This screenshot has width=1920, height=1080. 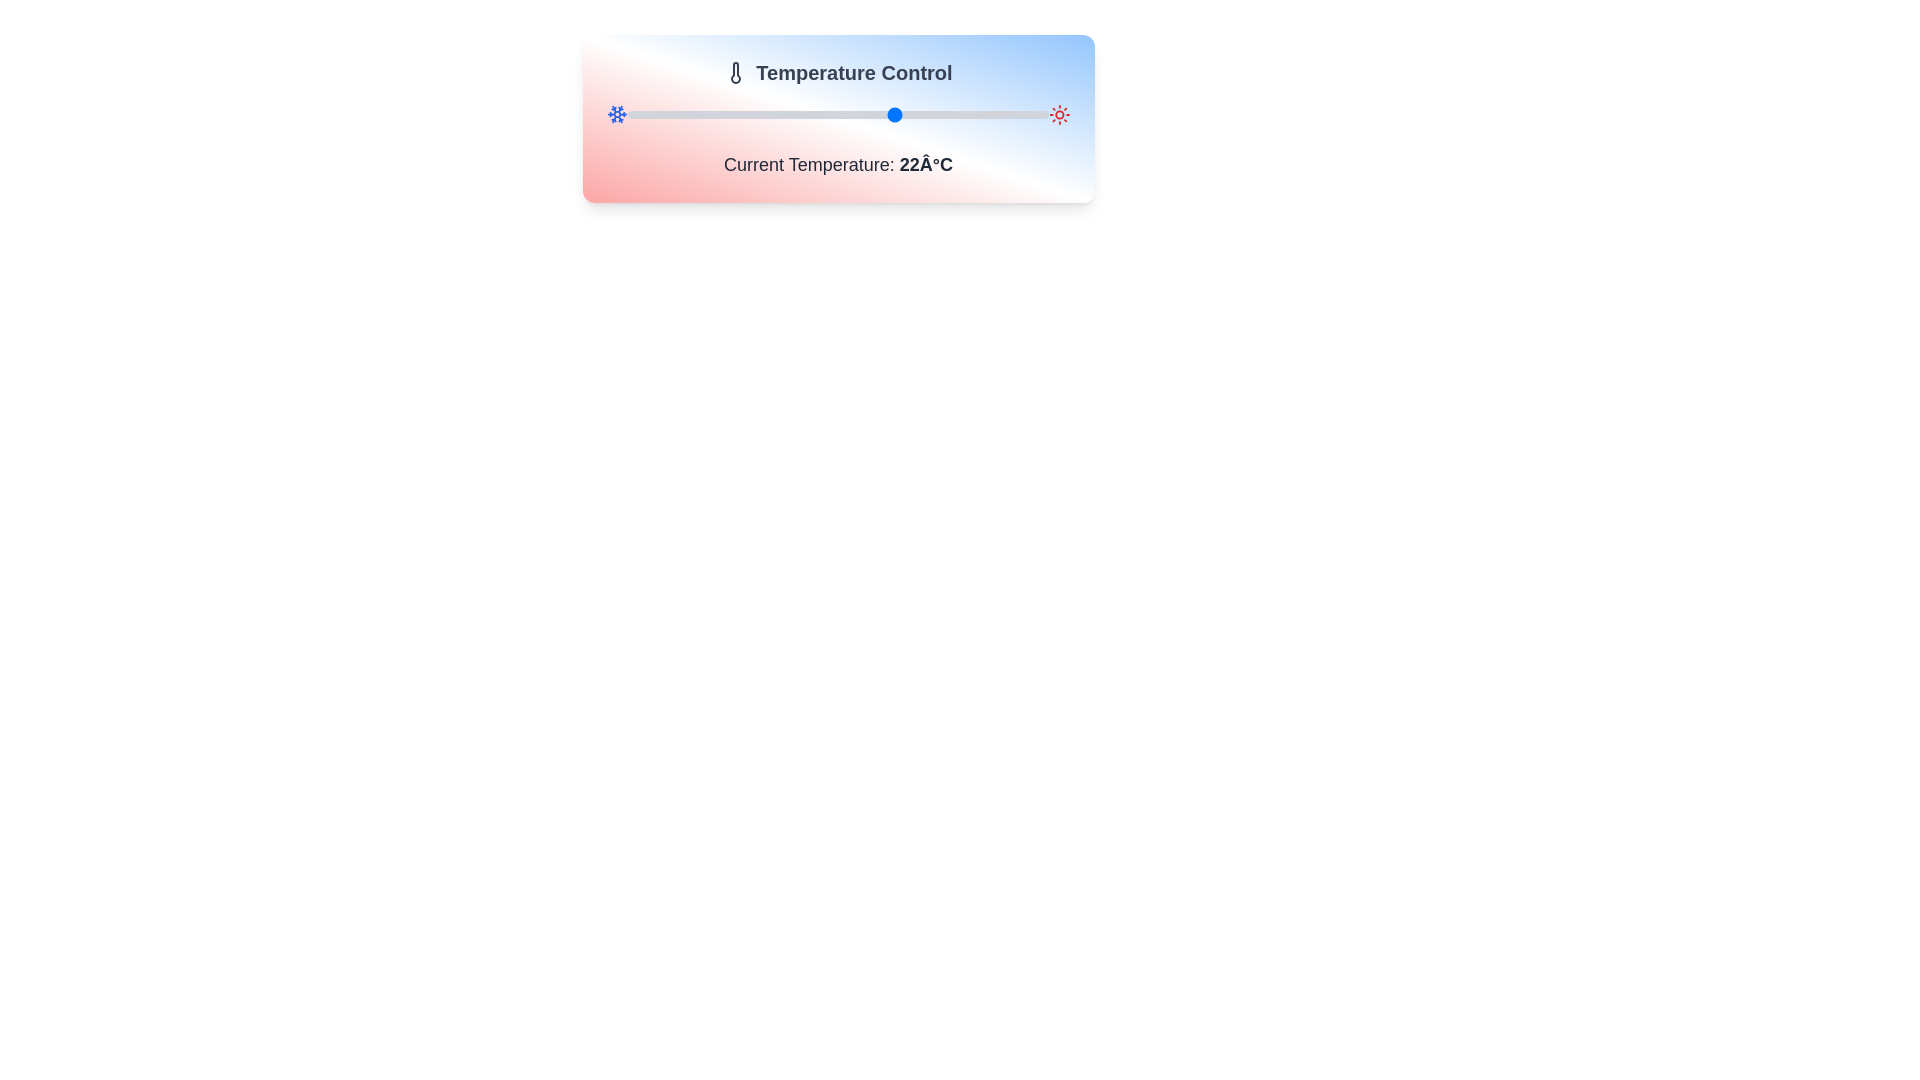 What do you see at coordinates (735, 72) in the screenshot?
I see `the thermometer icon located to the left of the 'Temperature Control' text in the header bar` at bounding box center [735, 72].